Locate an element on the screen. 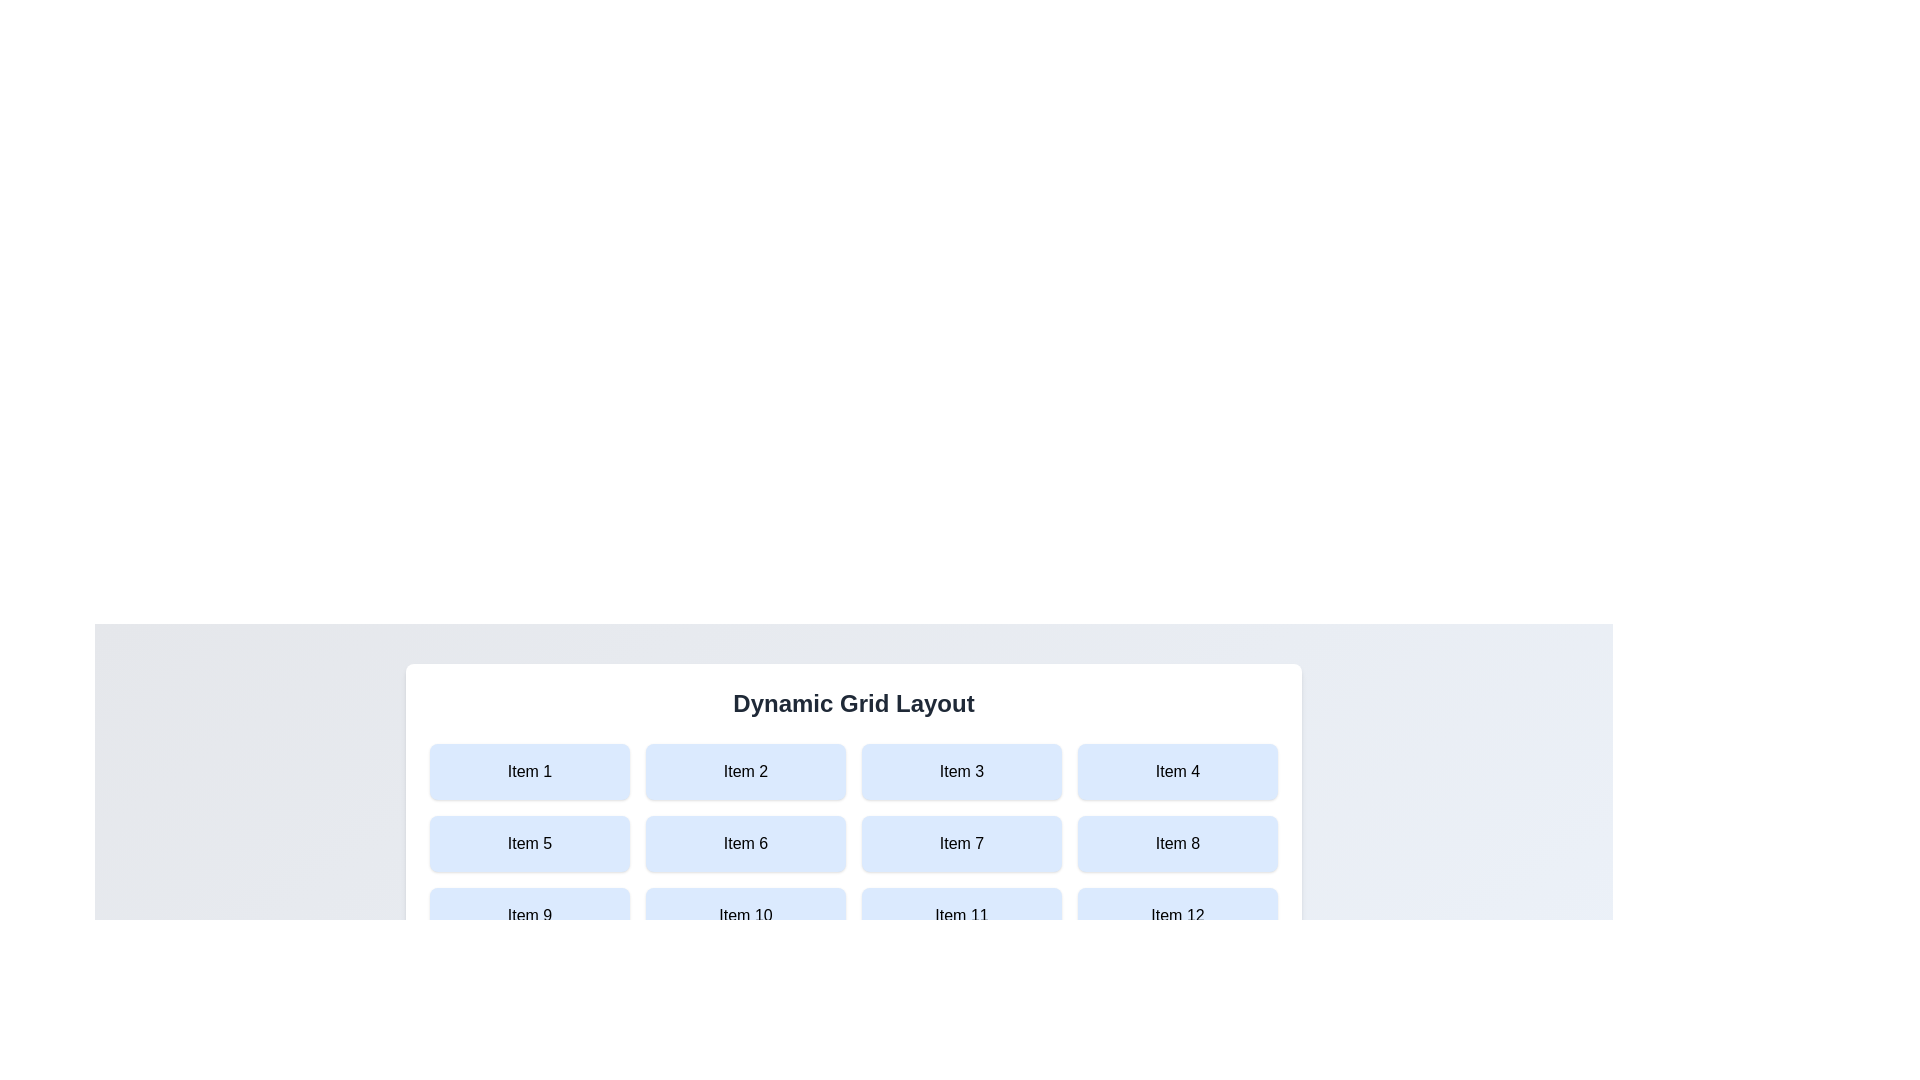 The height and width of the screenshot is (1080, 1920). the button located in the second row, first column of the grid layout is located at coordinates (529, 844).